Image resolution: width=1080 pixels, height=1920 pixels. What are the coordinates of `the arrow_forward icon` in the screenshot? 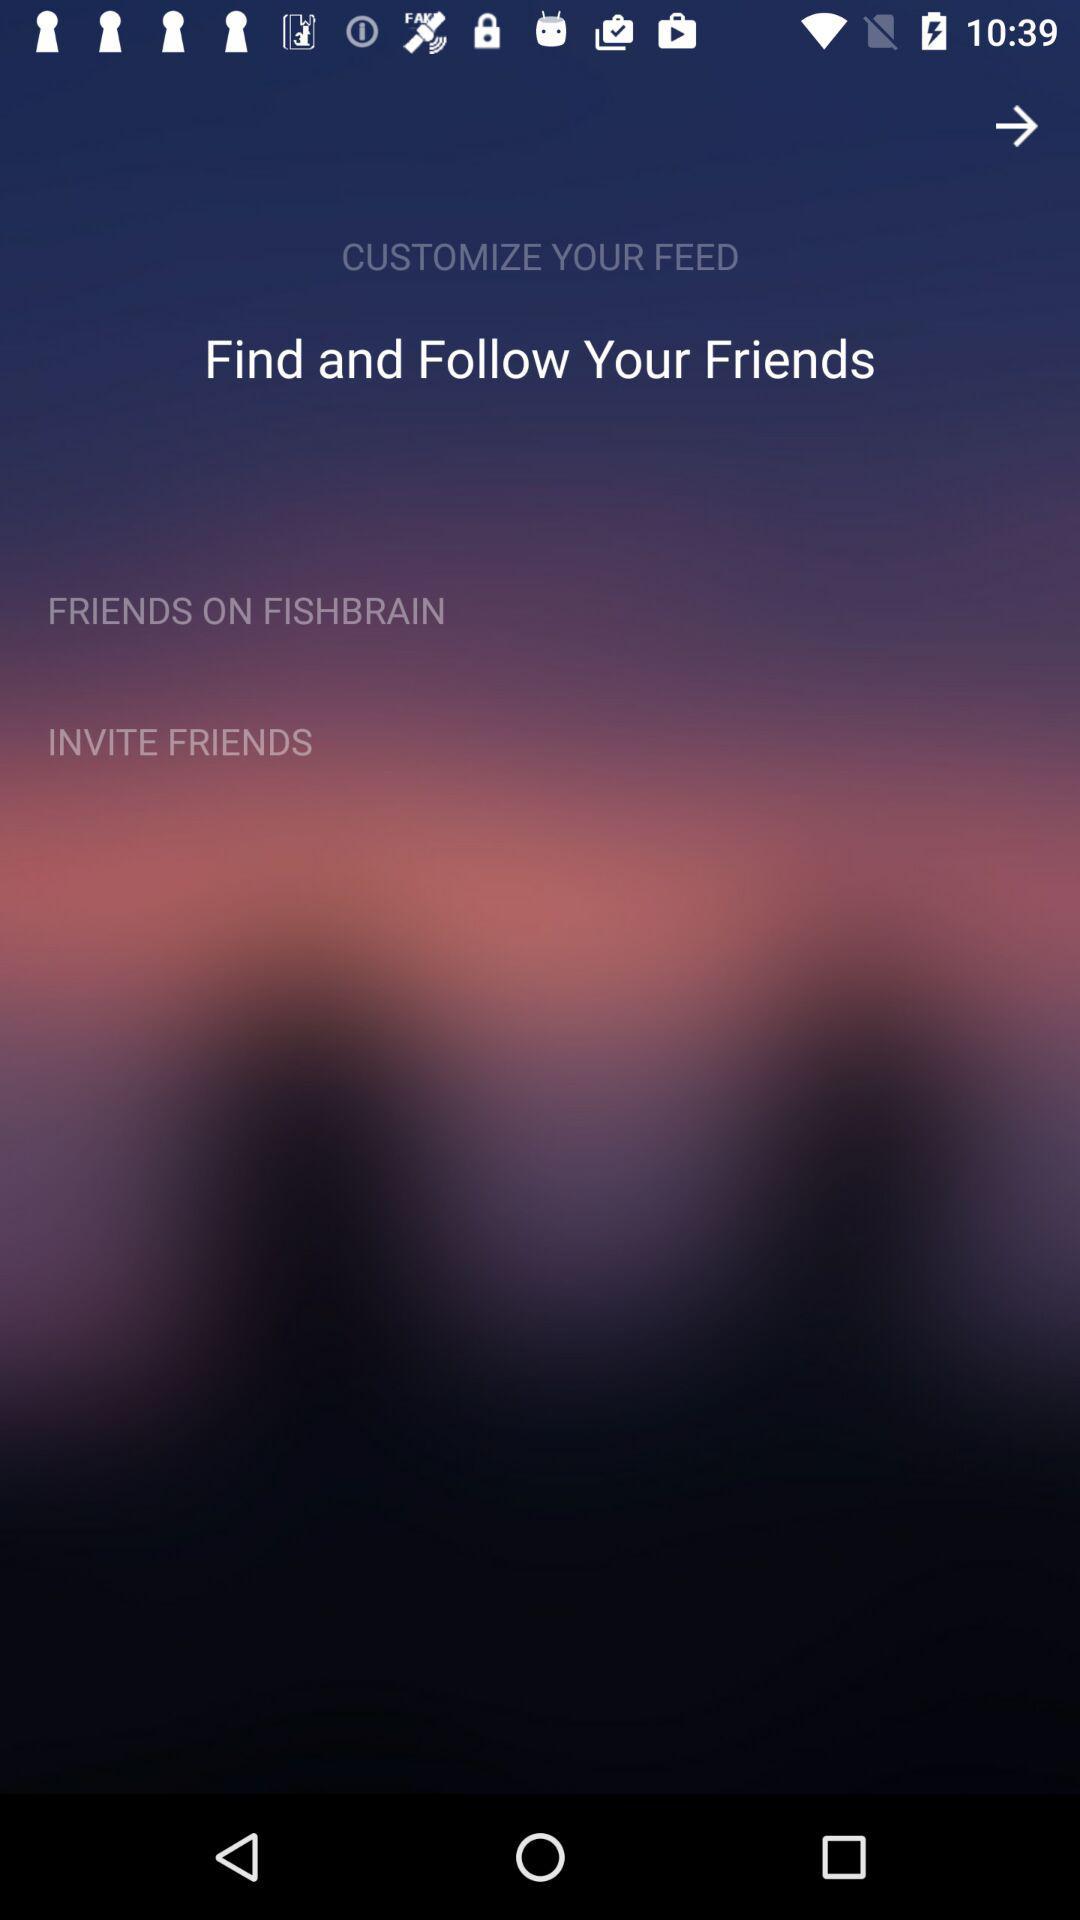 It's located at (1017, 124).